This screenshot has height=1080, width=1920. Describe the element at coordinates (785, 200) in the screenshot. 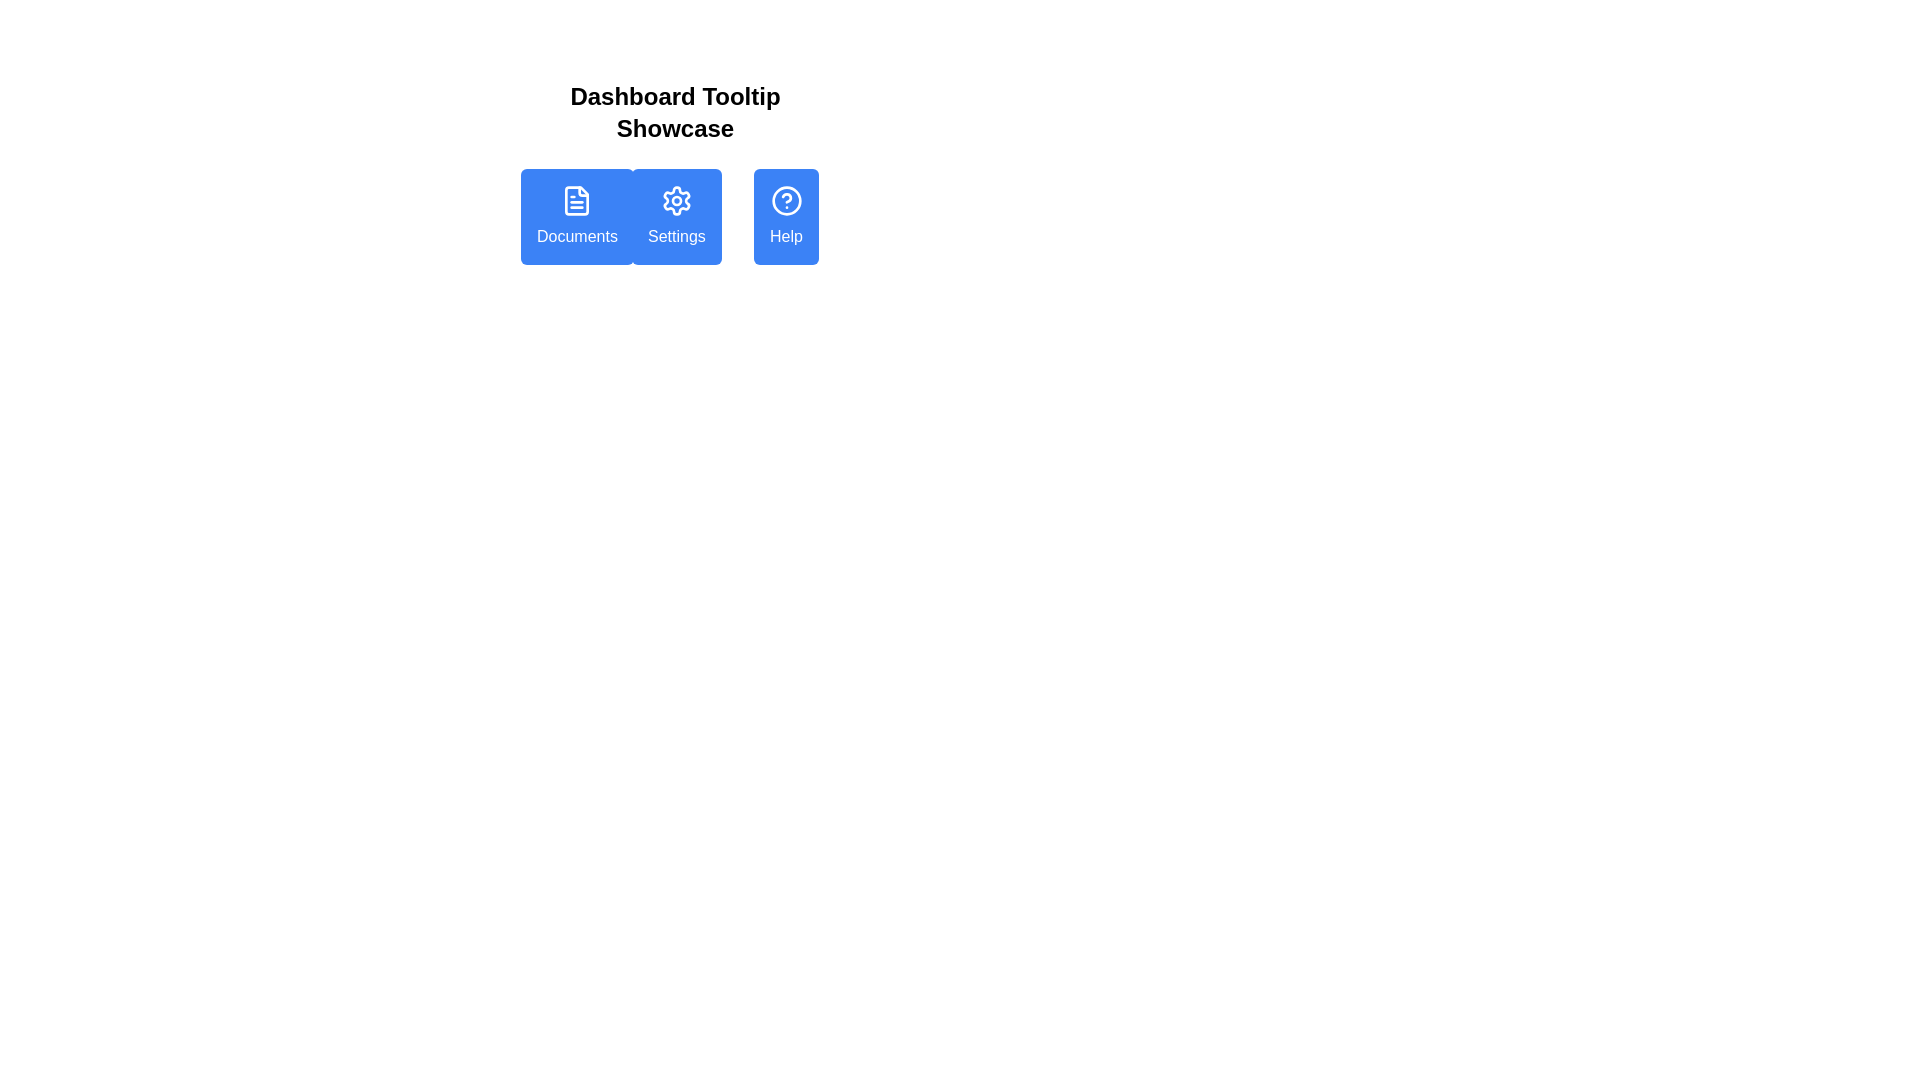

I see `the 'Help' icon, which is a visual indicator for assistance, located at the center of the Help button in the far-right position of a horizontal row of three buttons` at that location.